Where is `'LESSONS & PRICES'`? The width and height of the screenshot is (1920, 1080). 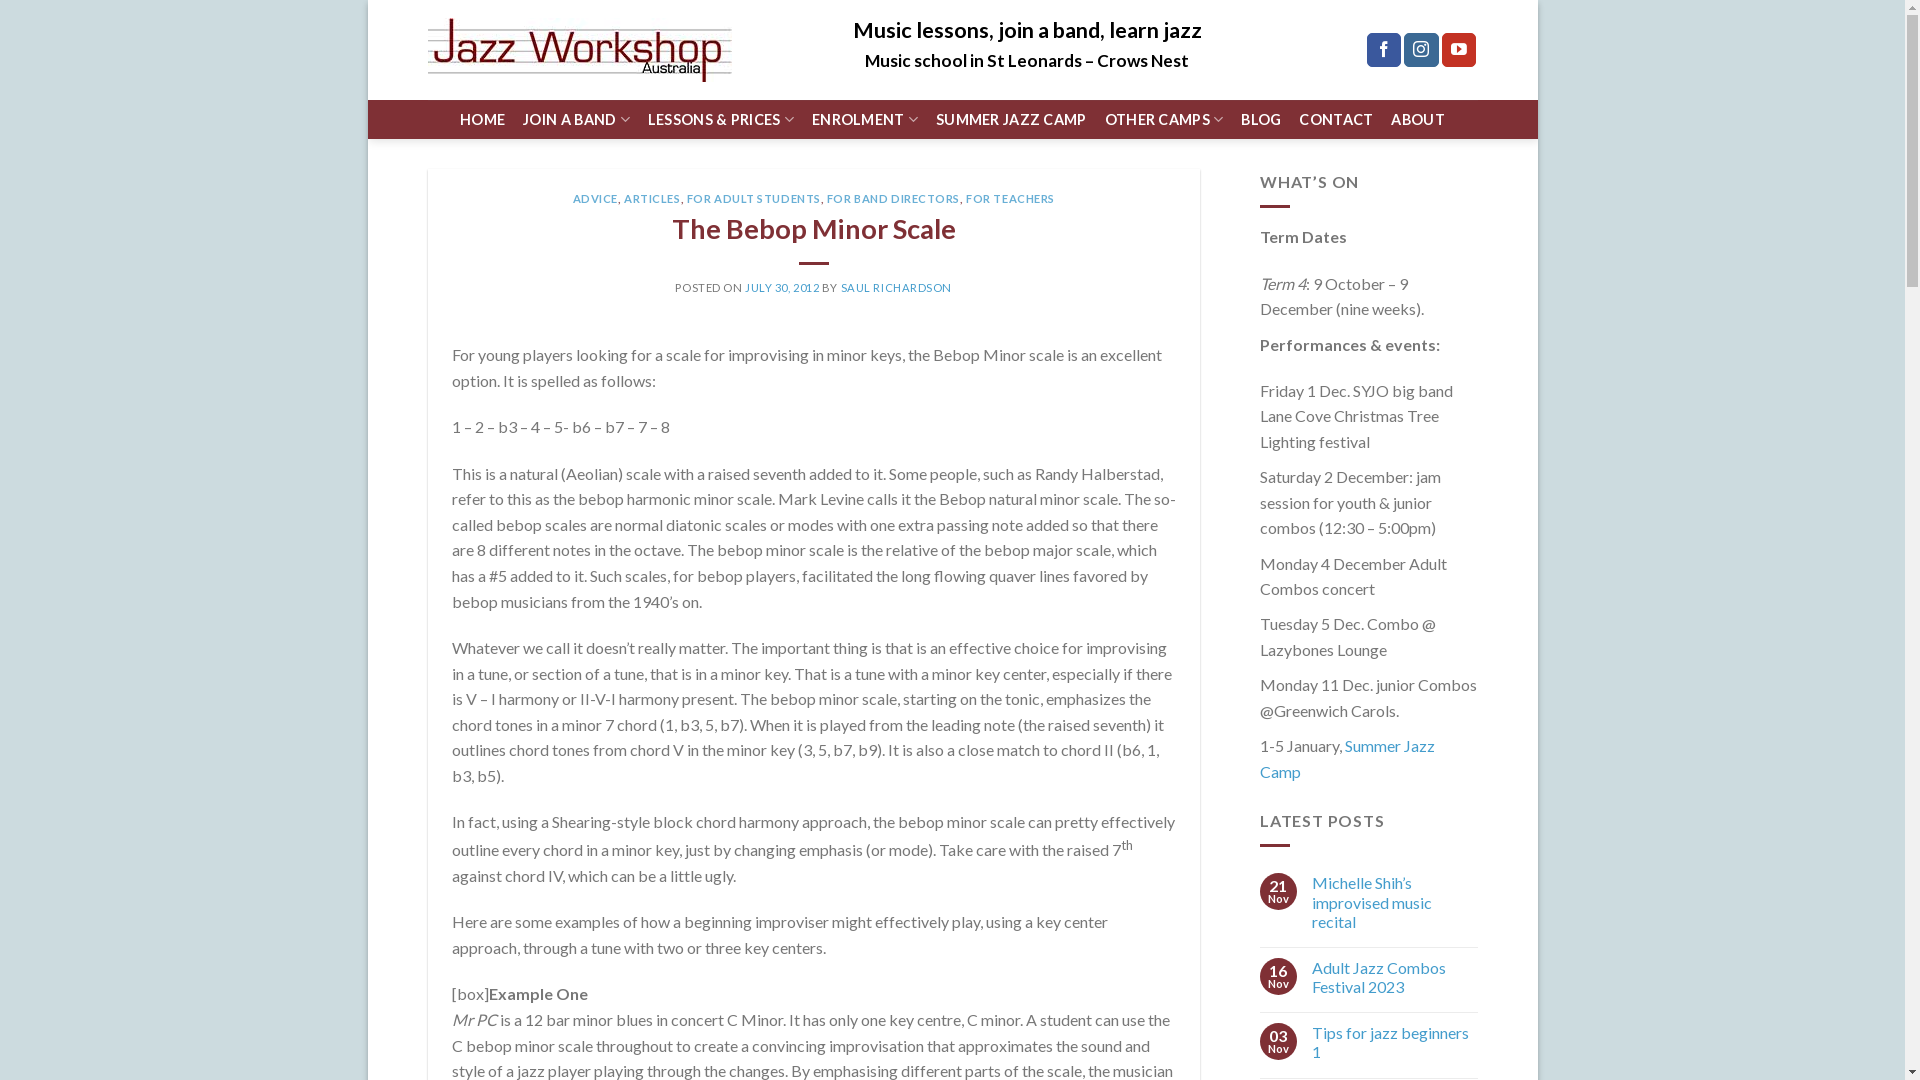
'LESSONS & PRICES' is located at coordinates (648, 119).